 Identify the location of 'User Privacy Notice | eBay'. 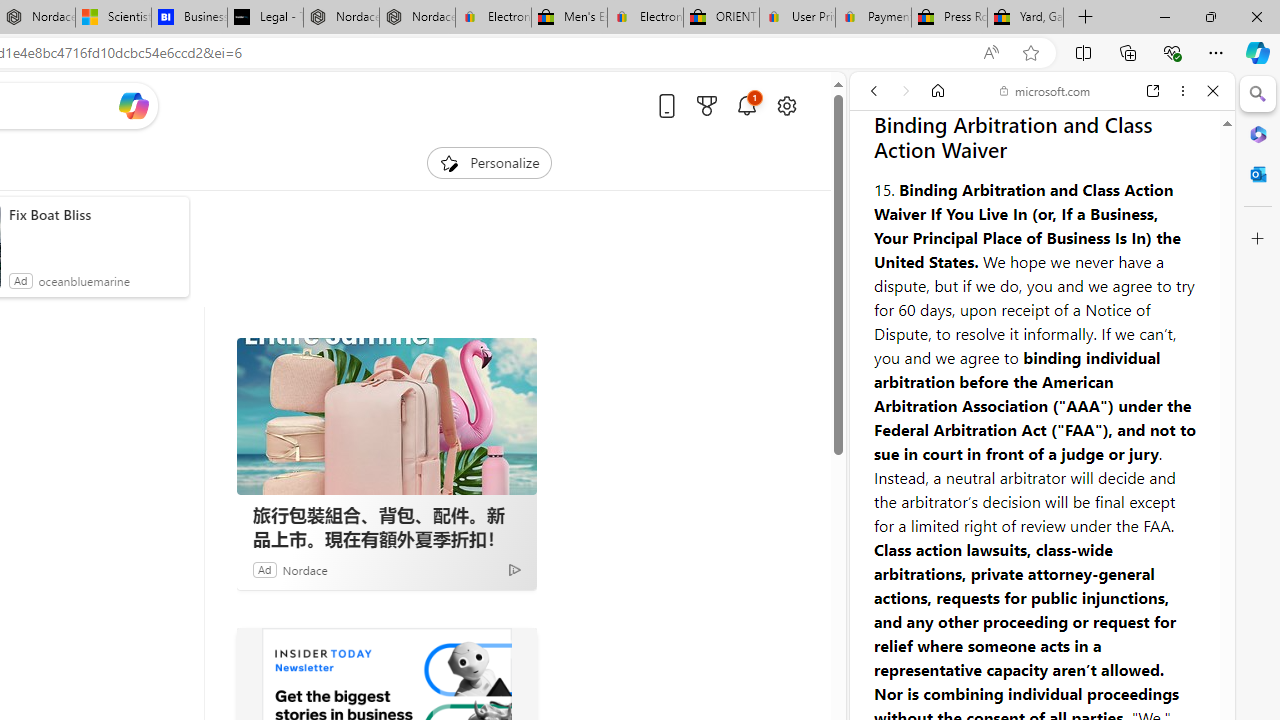
(796, 17).